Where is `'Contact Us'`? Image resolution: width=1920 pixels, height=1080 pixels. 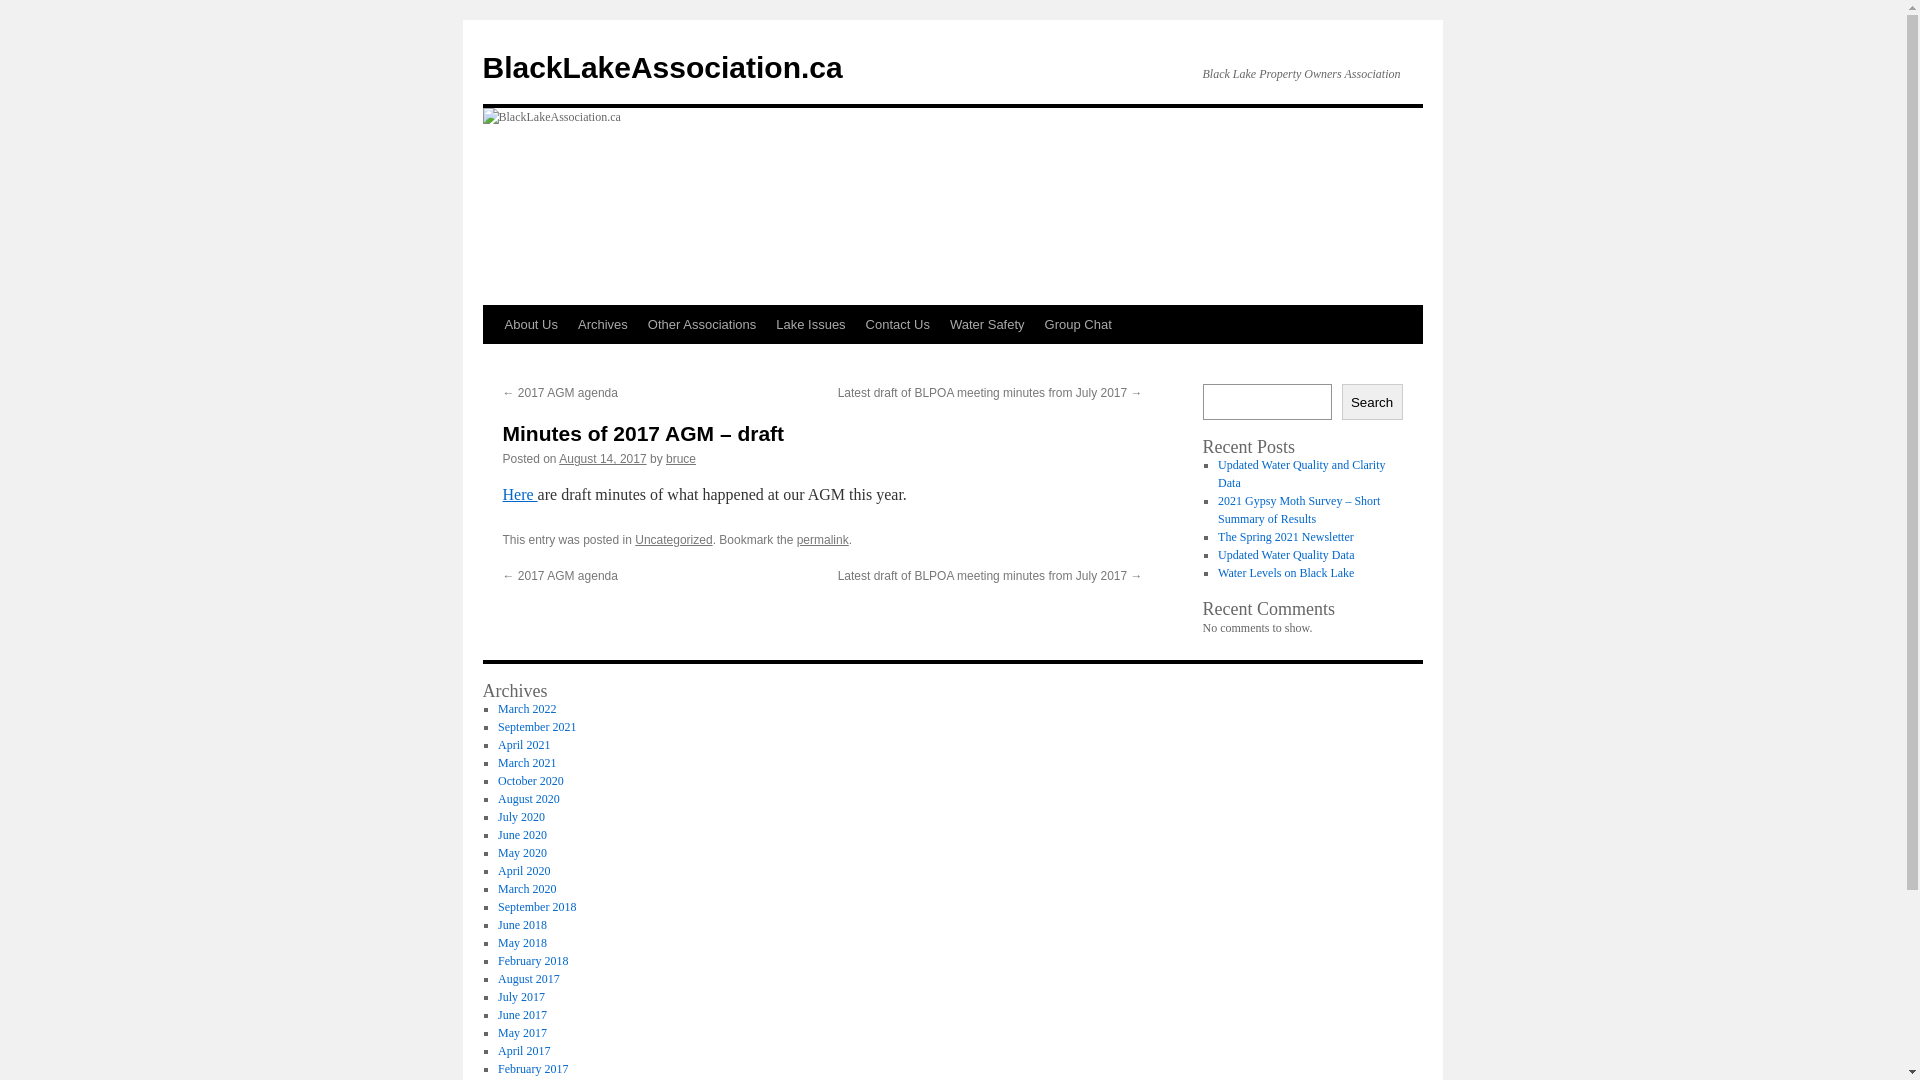 'Contact Us' is located at coordinates (896, 323).